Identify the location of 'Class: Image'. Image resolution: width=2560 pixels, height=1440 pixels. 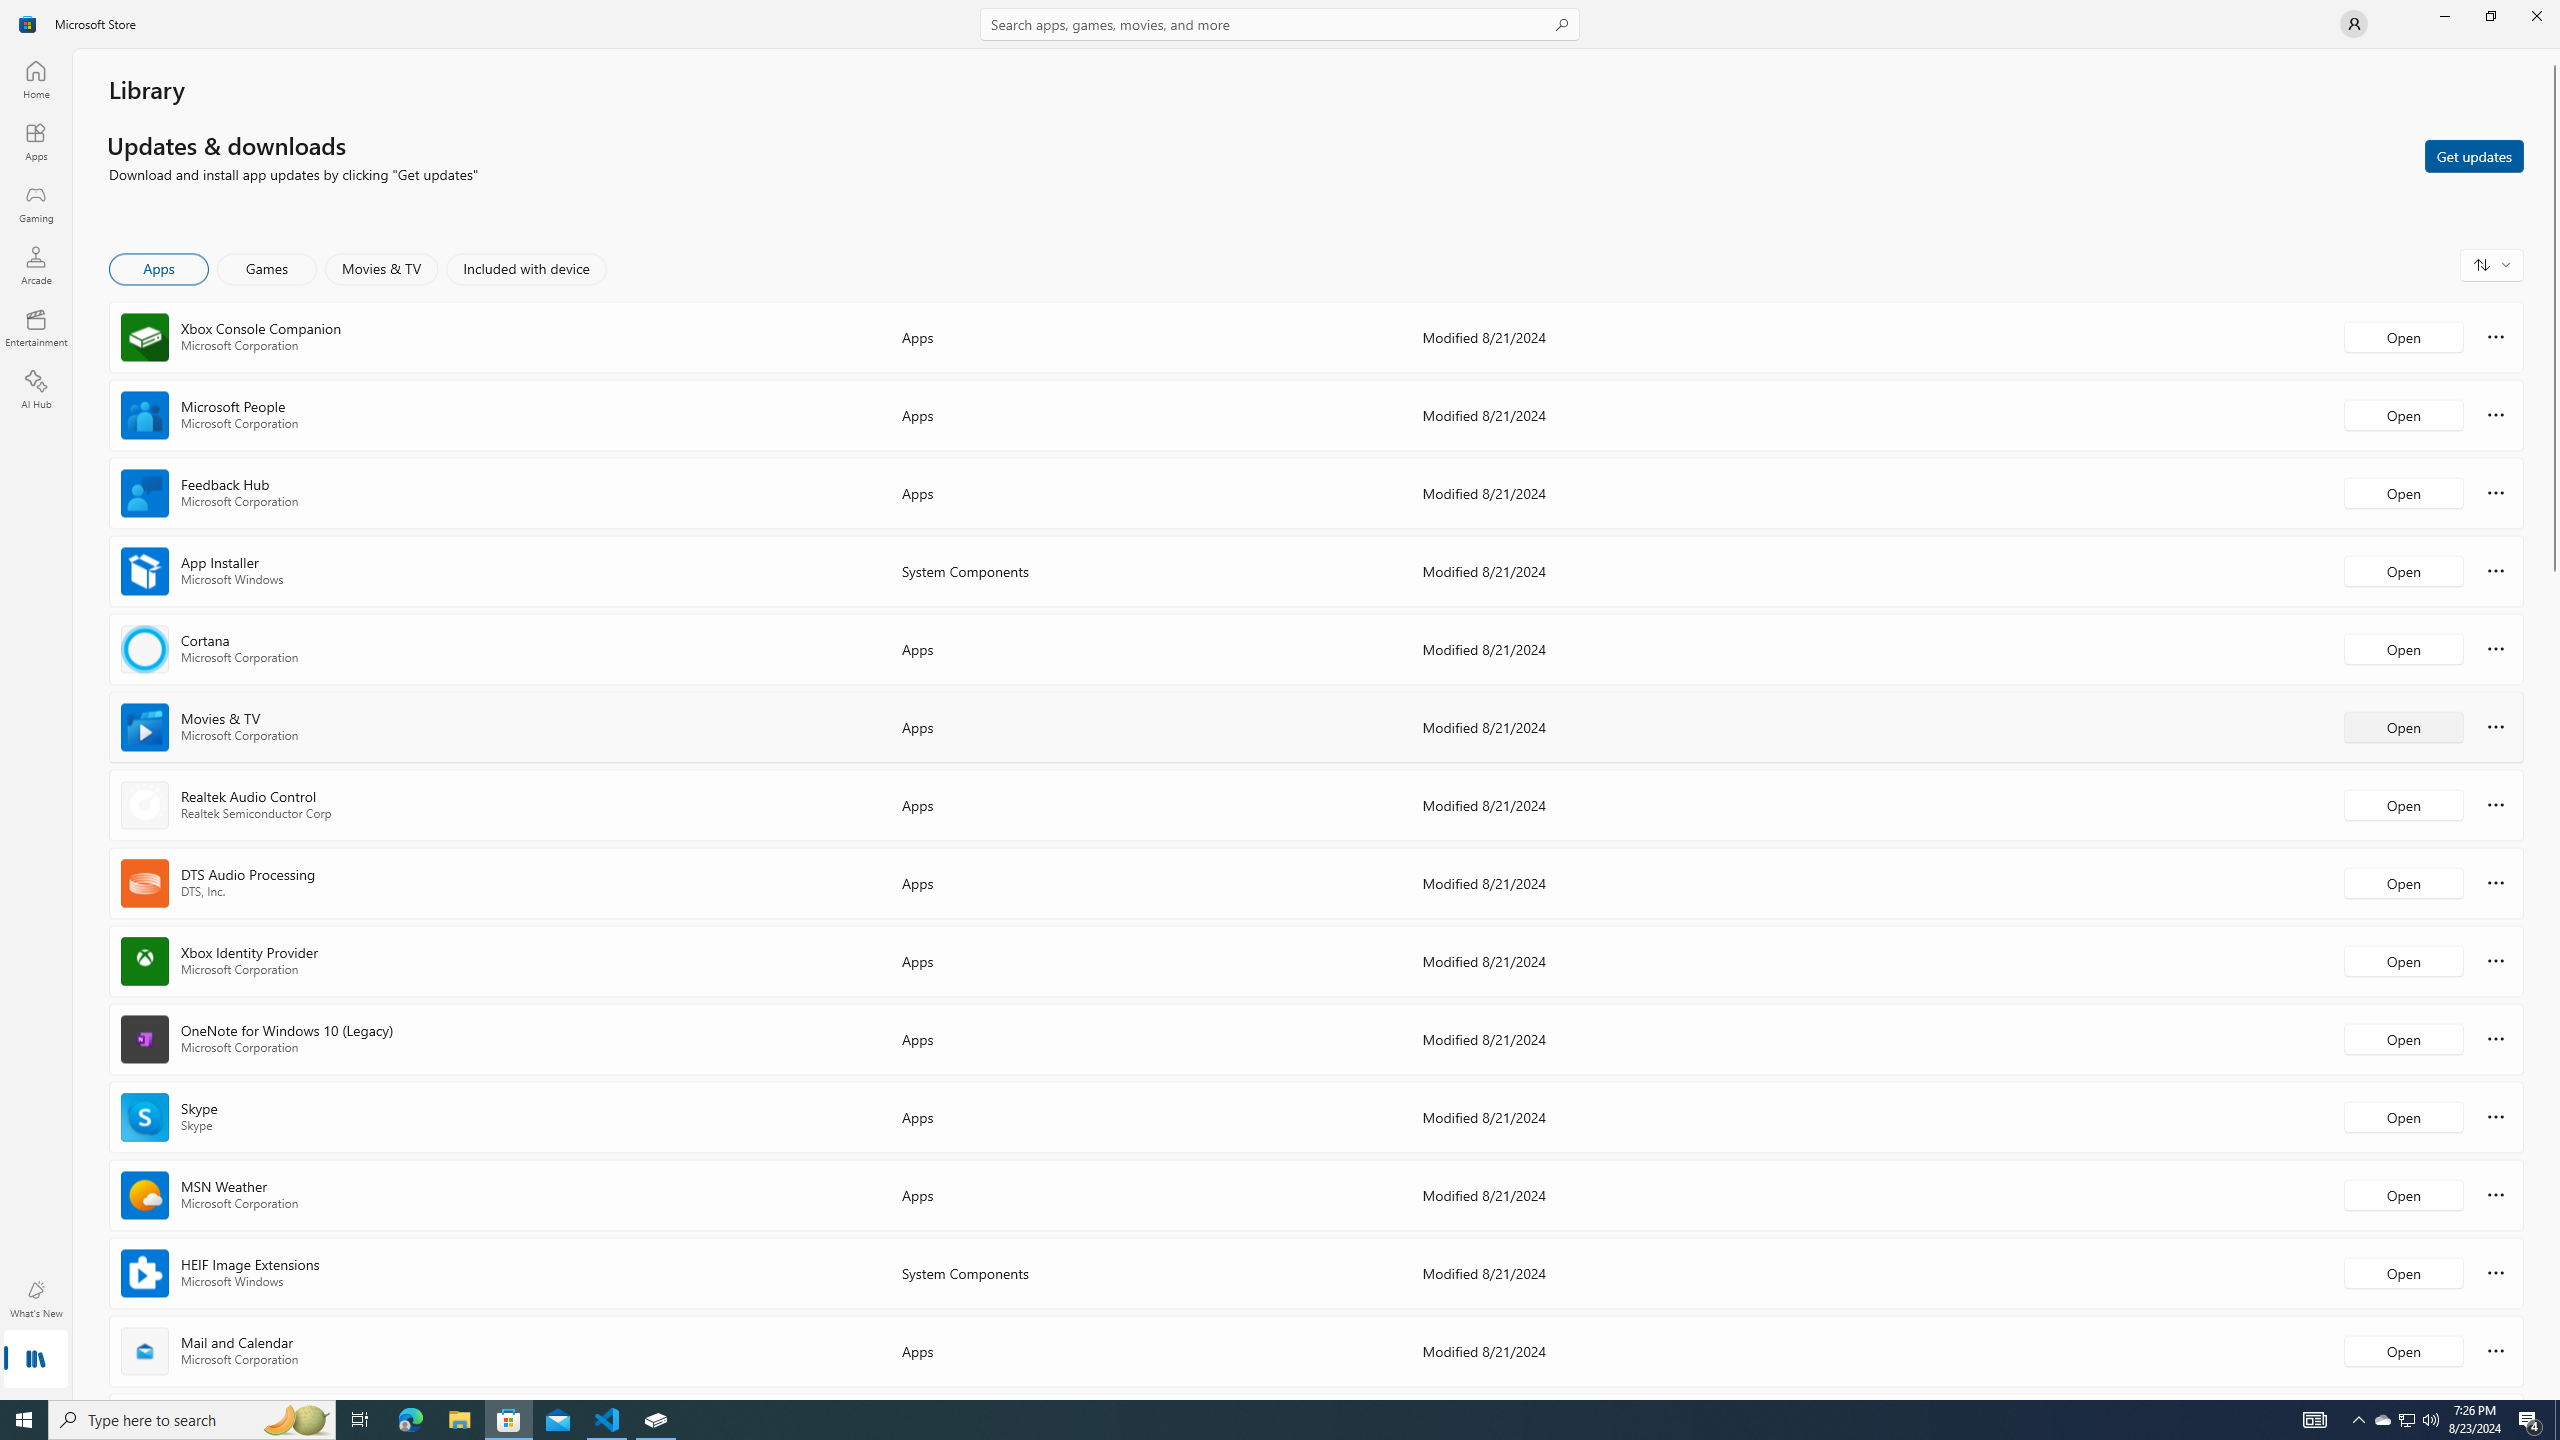
(28, 22).